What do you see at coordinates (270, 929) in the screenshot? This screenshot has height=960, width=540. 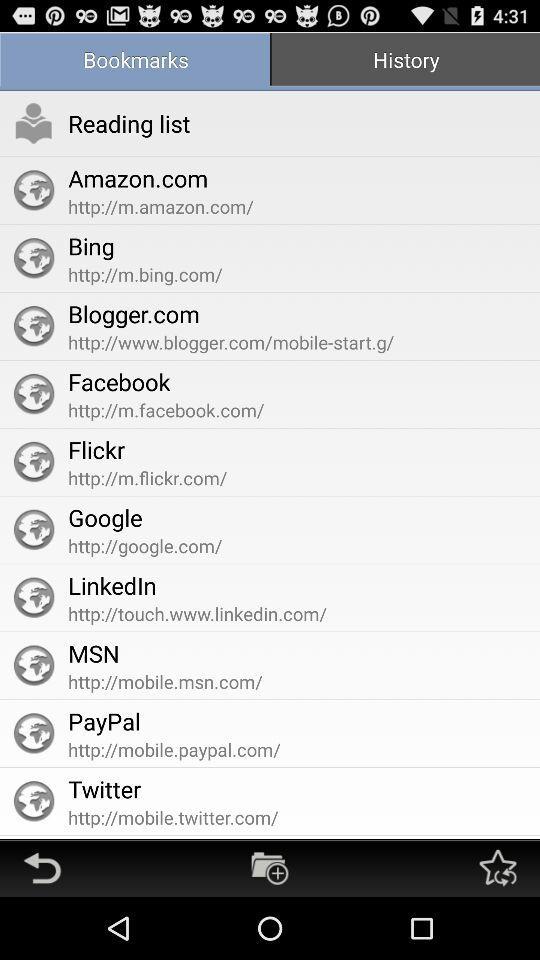 I see `the folder icon` at bounding box center [270, 929].